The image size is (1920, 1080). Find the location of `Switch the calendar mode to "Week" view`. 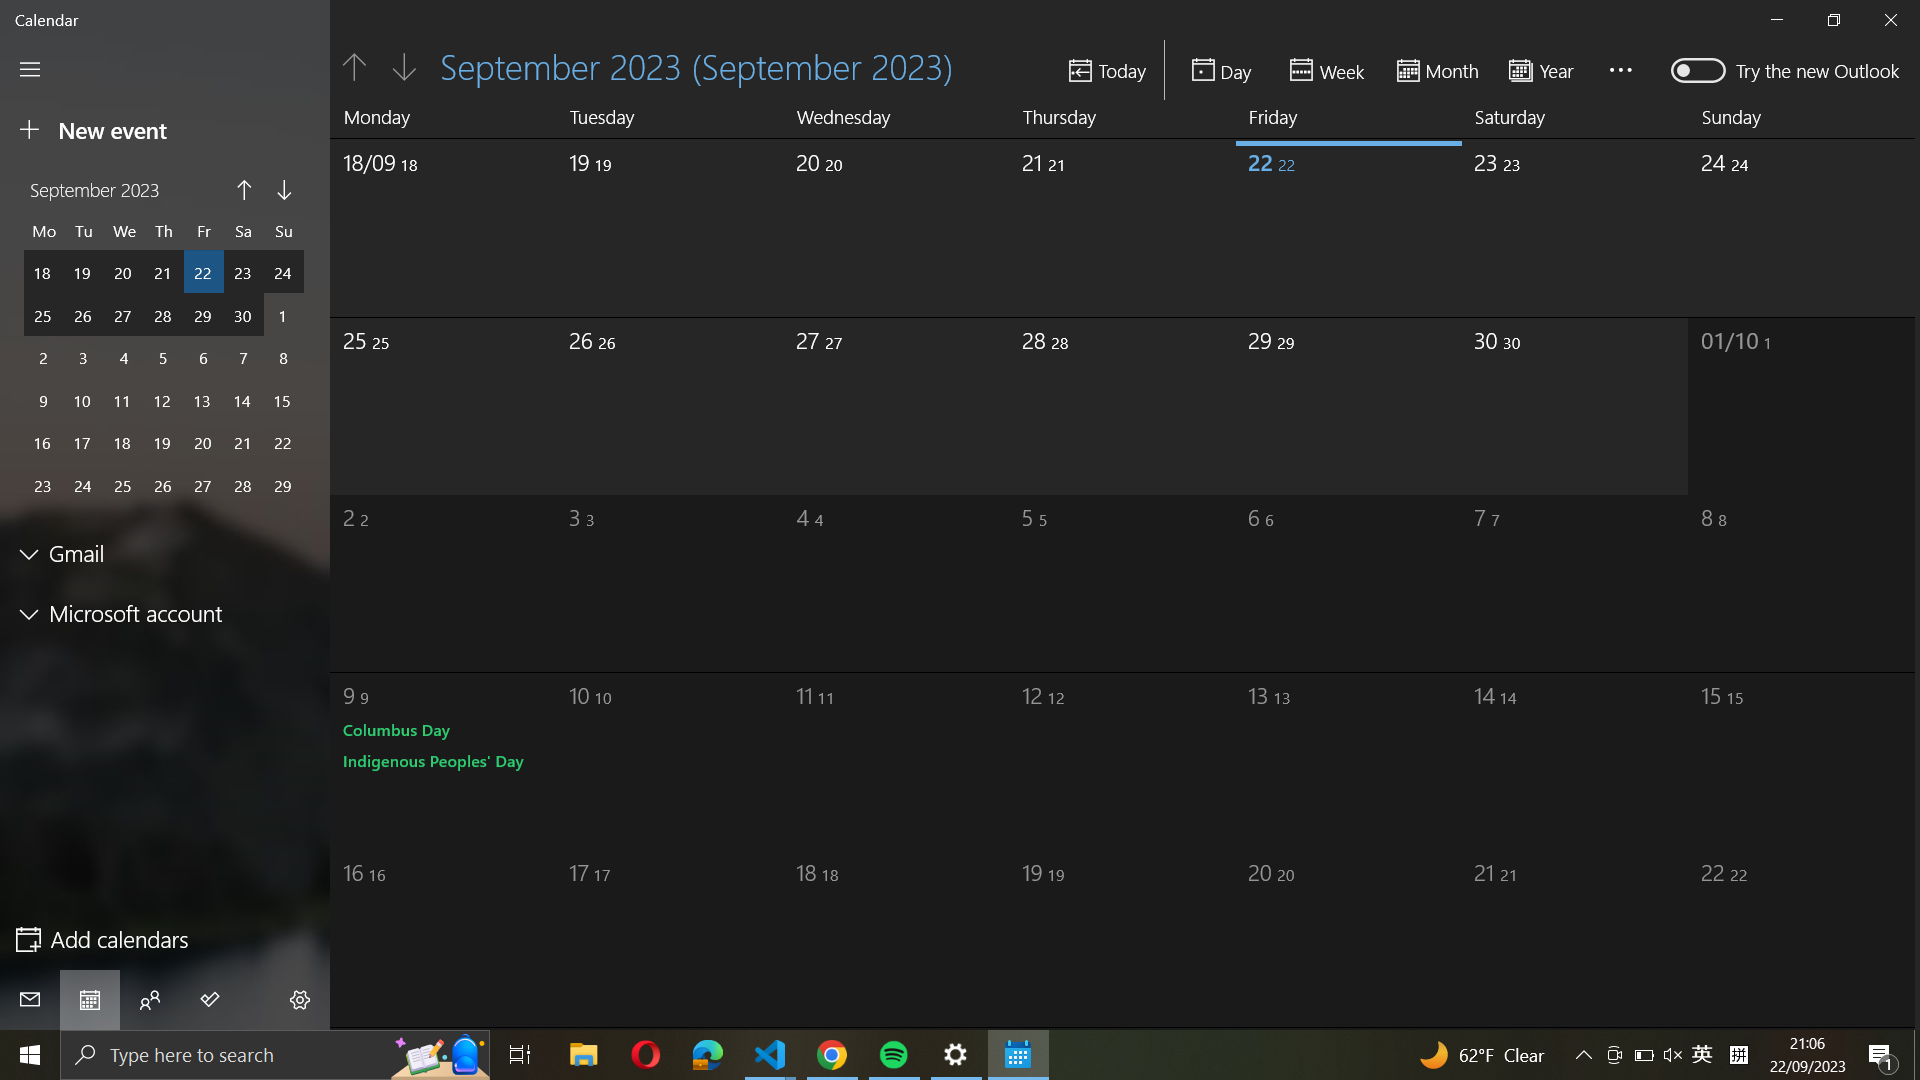

Switch the calendar mode to "Week" view is located at coordinates (1329, 68).